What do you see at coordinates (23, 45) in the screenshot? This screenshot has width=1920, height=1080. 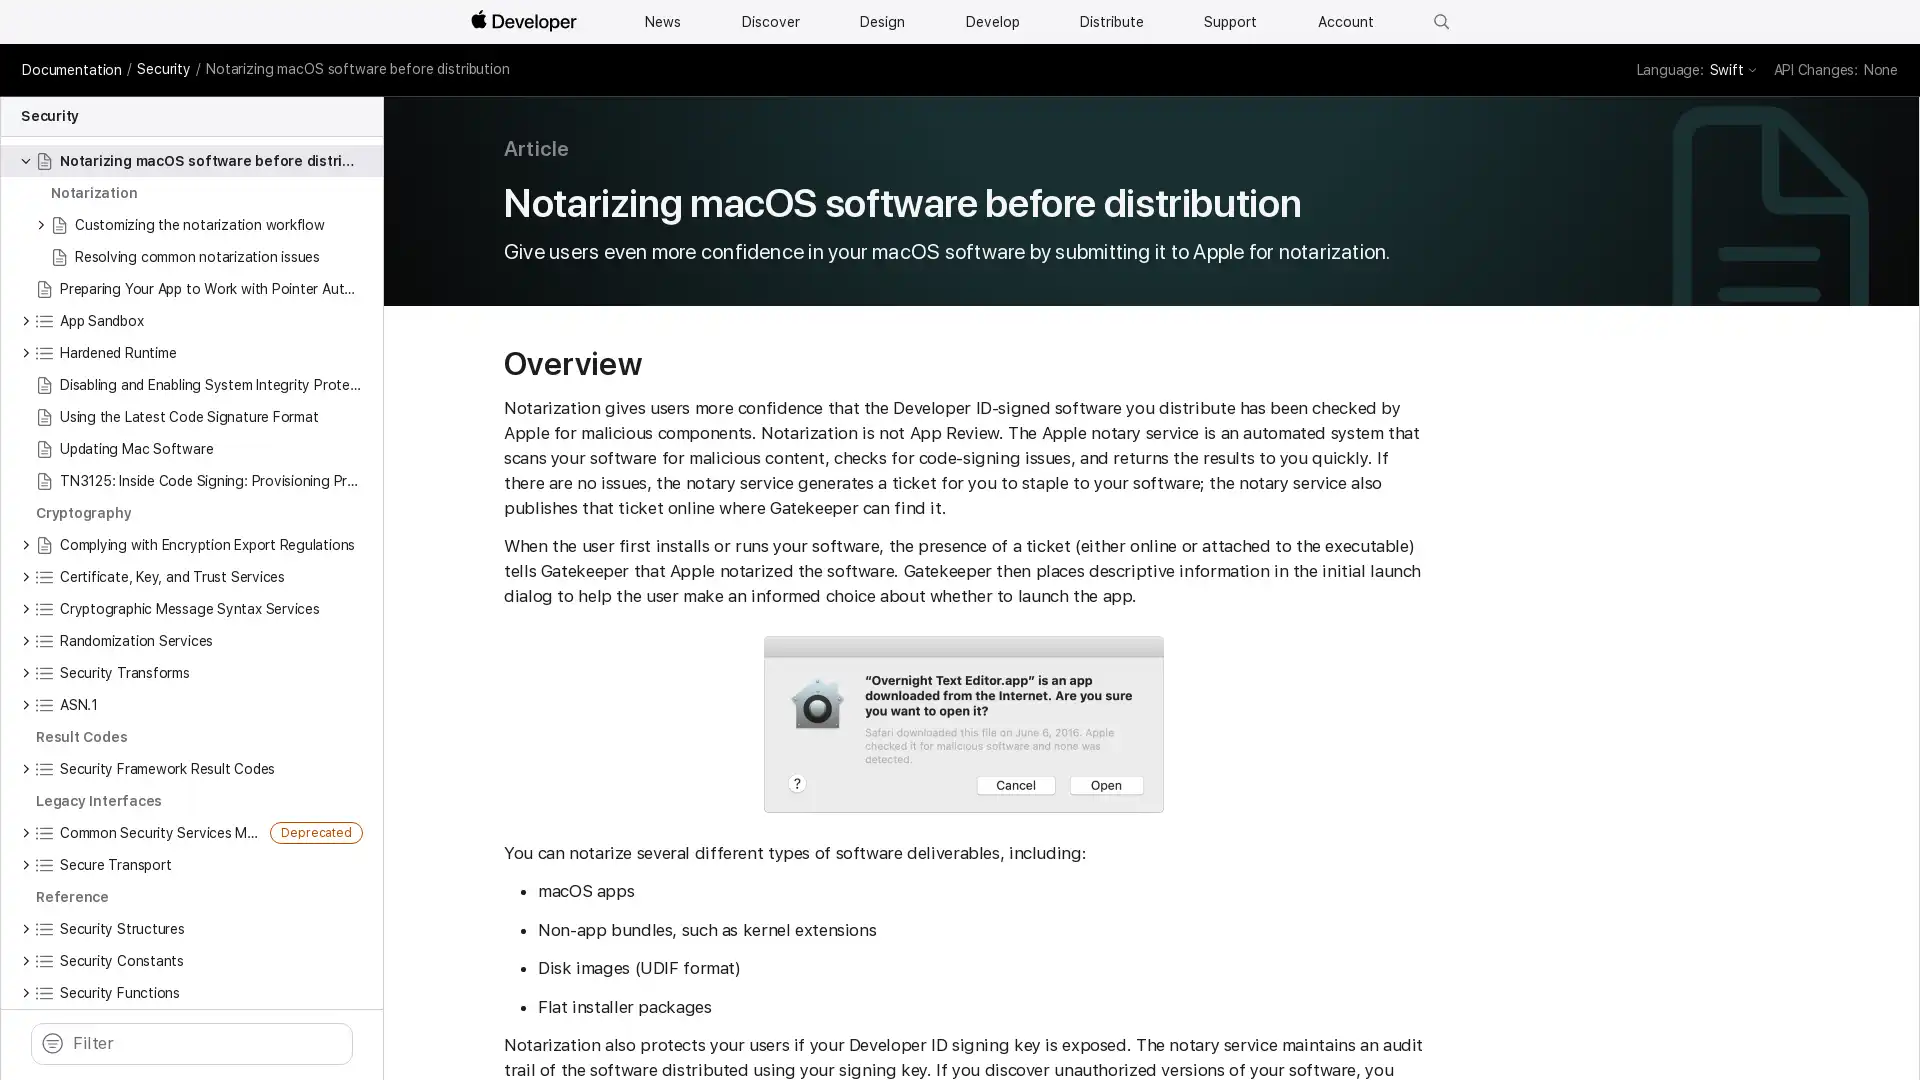 I see `Keychain Services` at bounding box center [23, 45].